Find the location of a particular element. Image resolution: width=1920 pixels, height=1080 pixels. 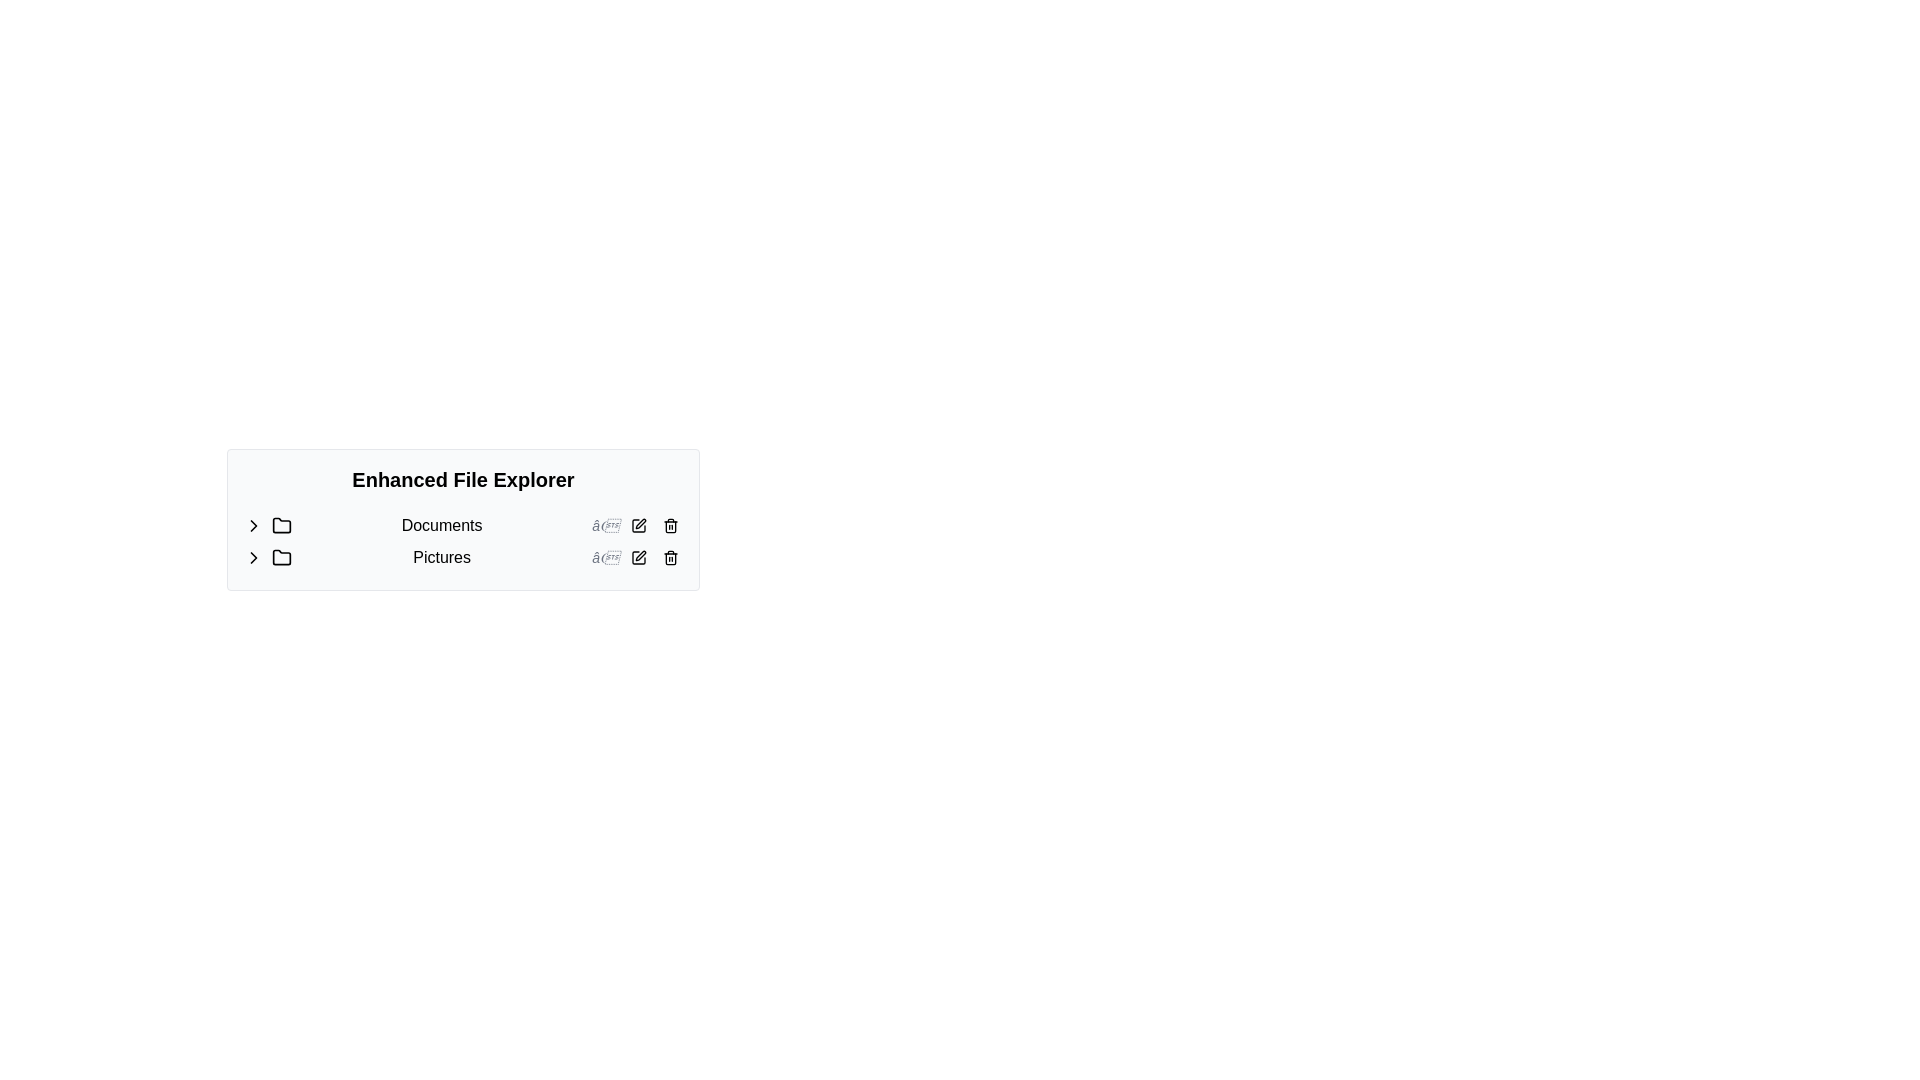

the 'Pictures' row is located at coordinates (462, 558).